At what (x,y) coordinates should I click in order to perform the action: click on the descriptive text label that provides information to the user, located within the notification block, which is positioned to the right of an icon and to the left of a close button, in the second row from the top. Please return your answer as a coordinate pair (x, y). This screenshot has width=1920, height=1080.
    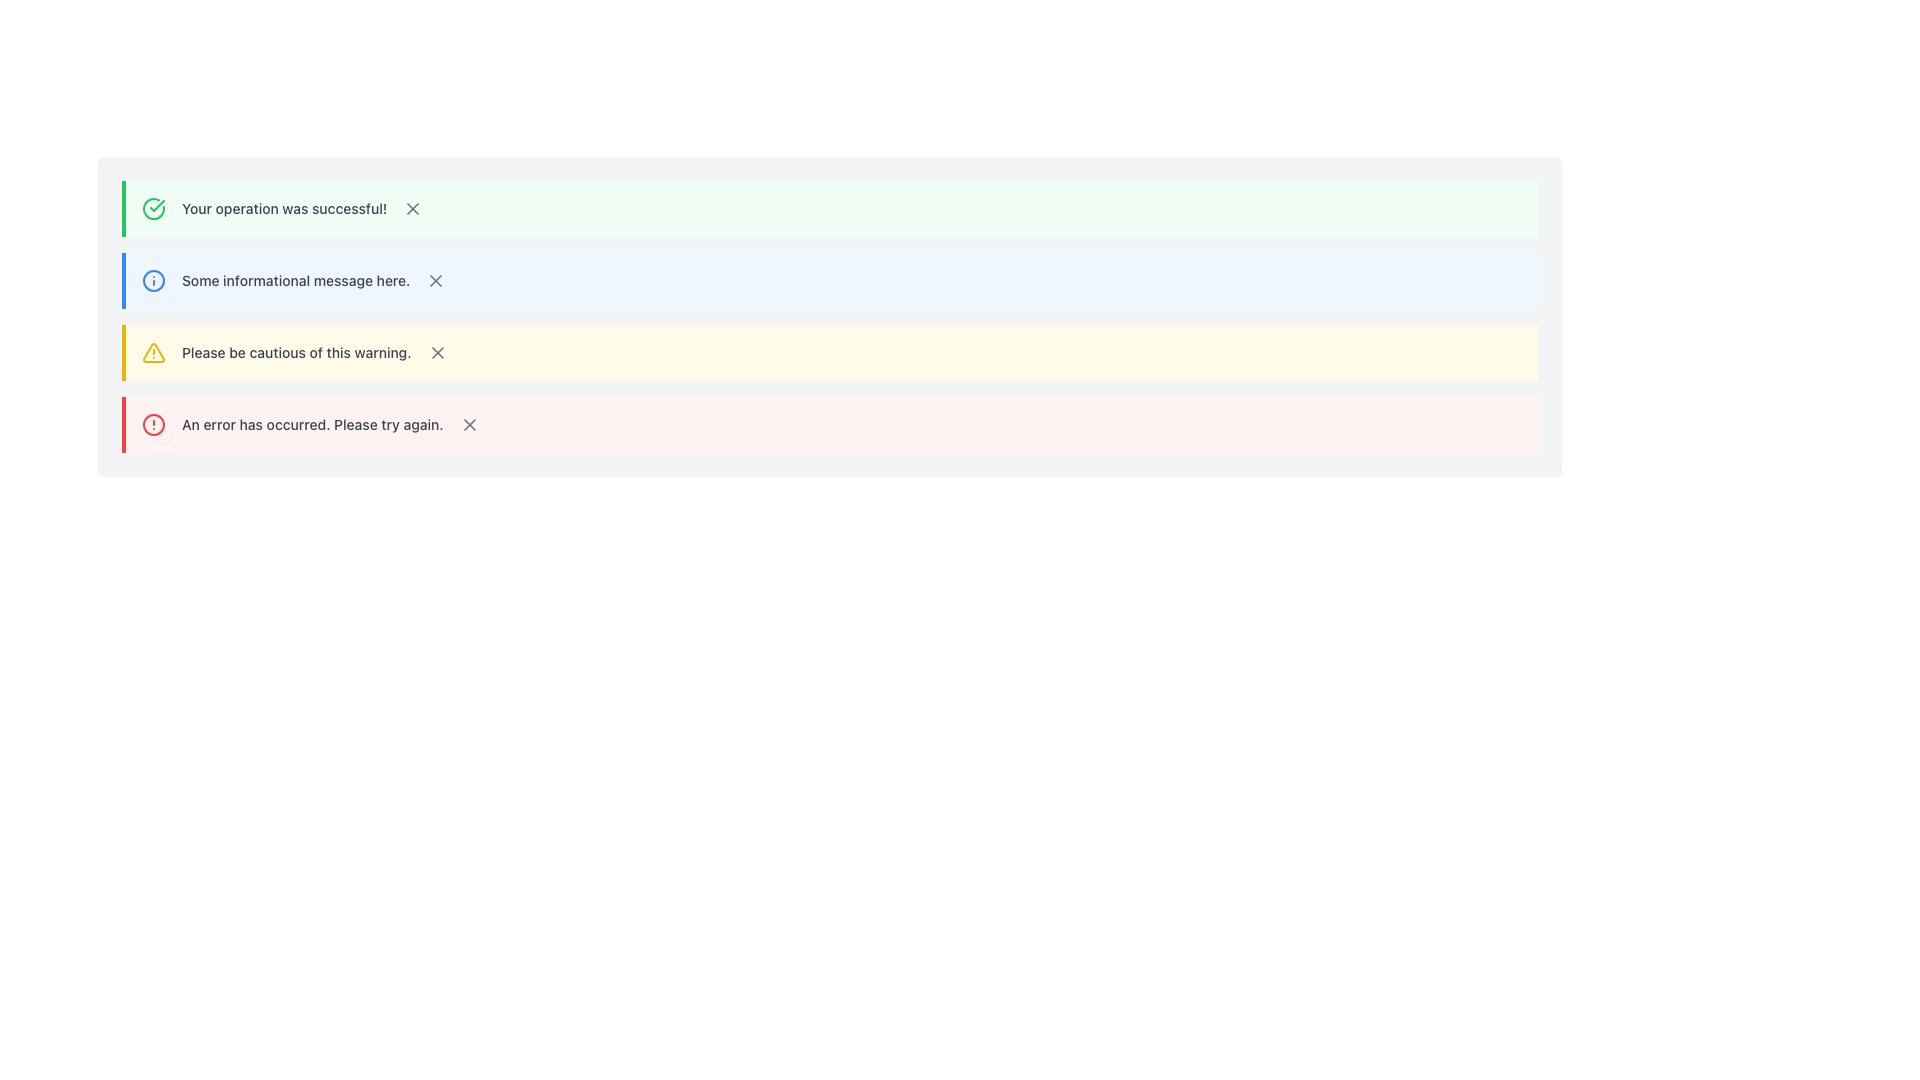
    Looking at the image, I should click on (295, 281).